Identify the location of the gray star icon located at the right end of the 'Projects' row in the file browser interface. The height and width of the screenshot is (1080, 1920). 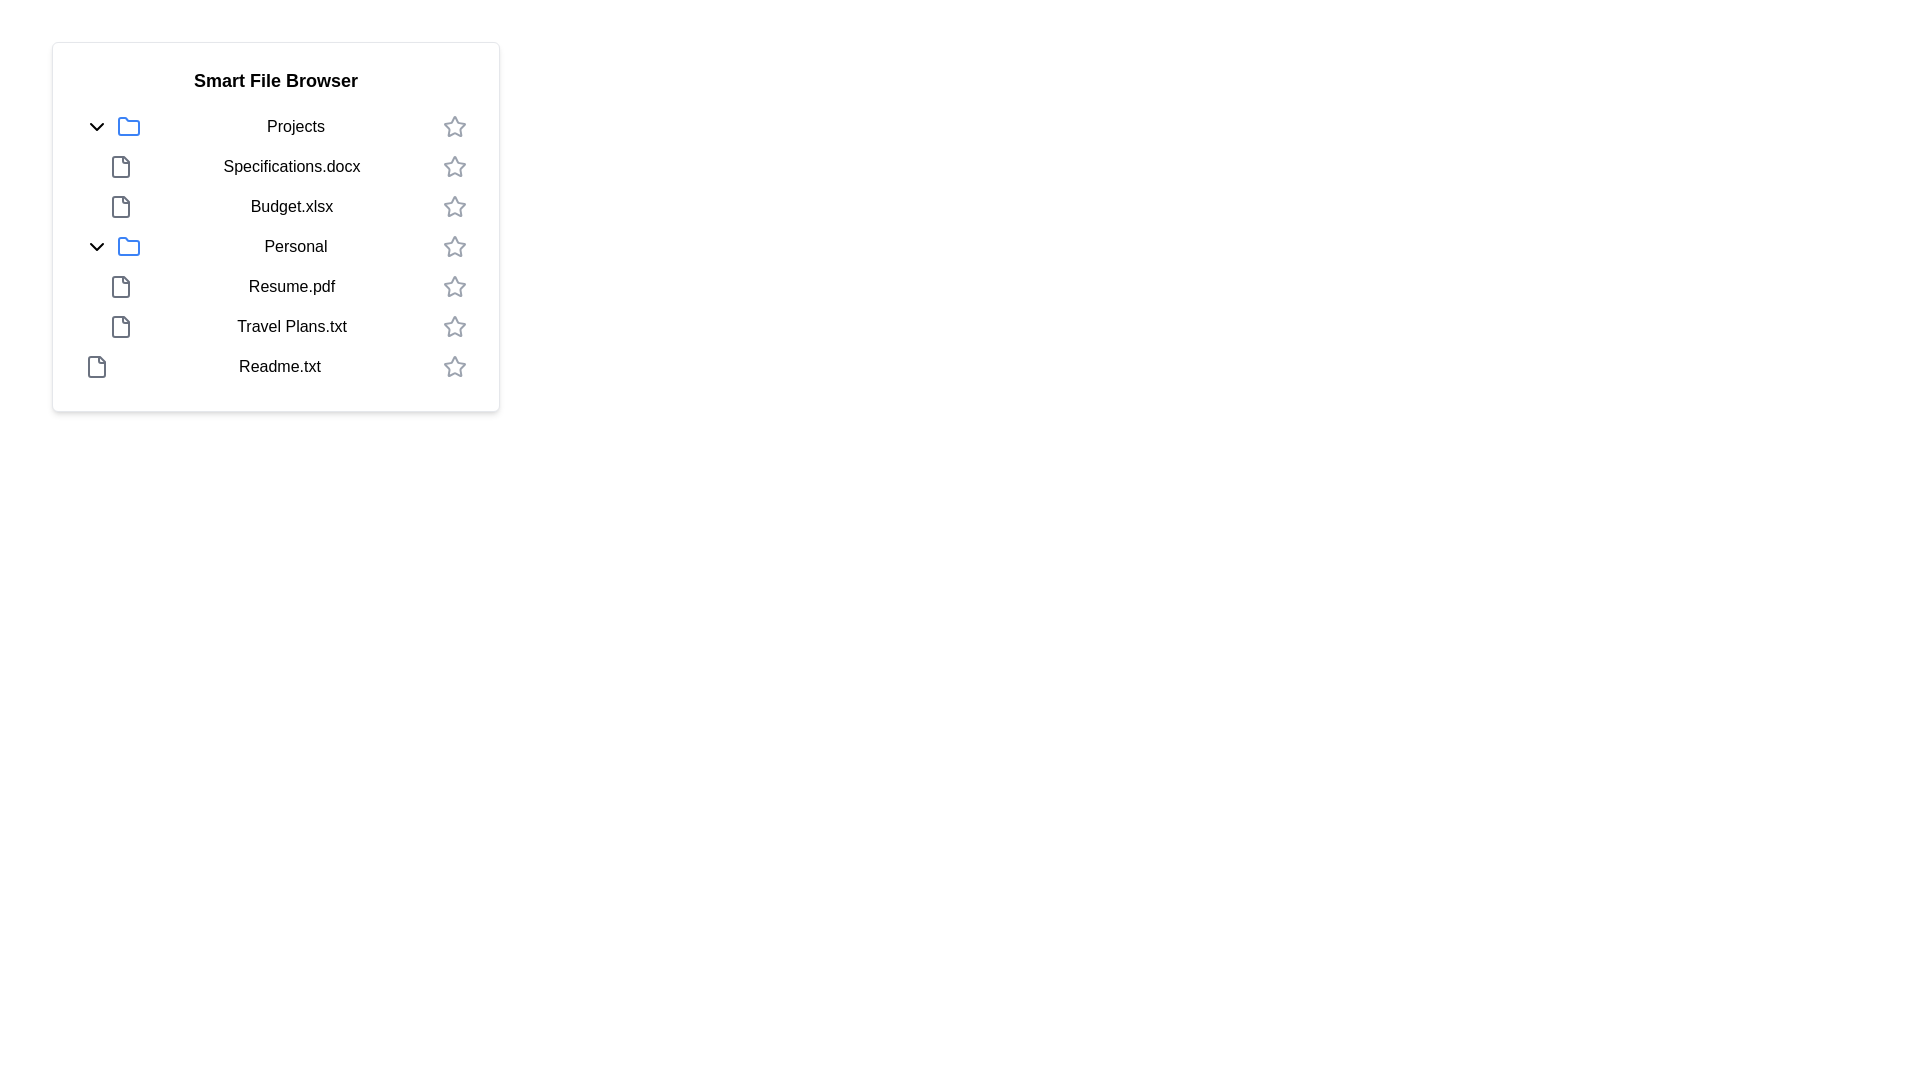
(454, 127).